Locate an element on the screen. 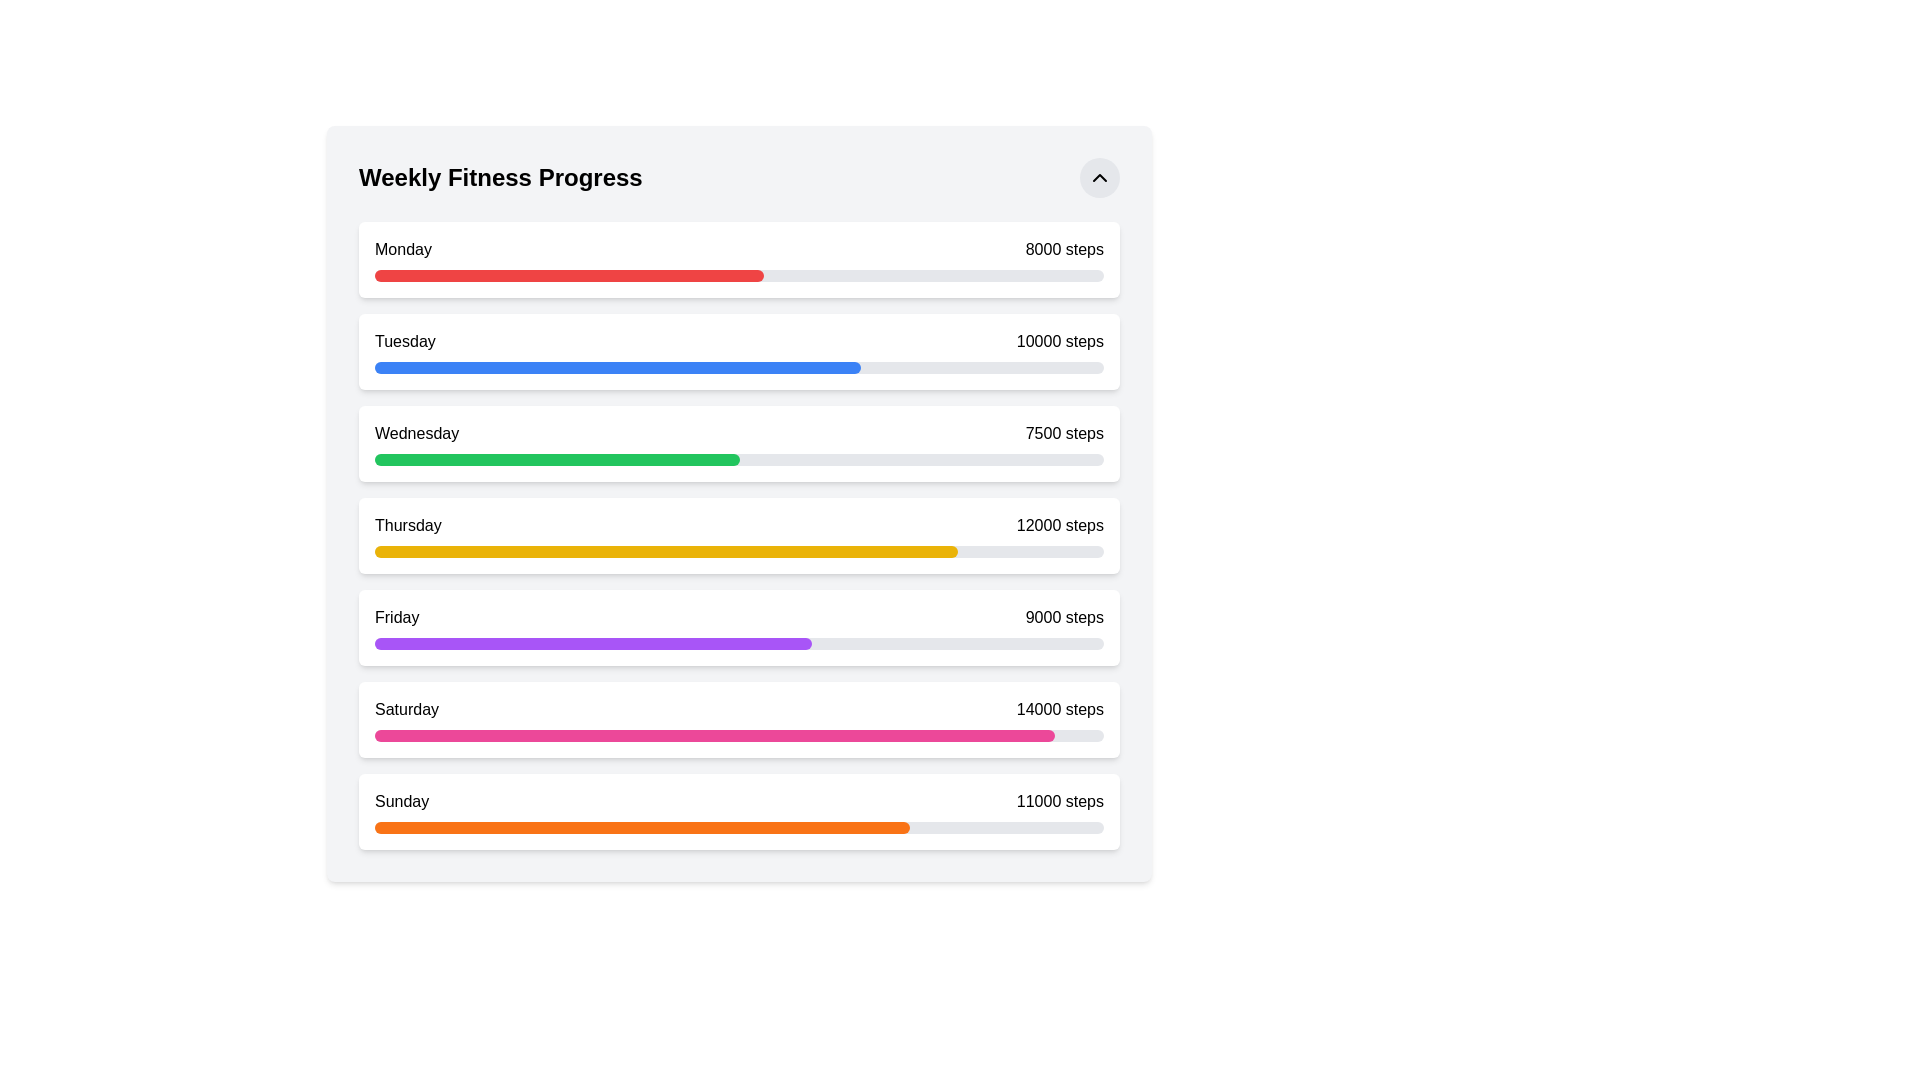 This screenshot has width=1920, height=1080. the 'Tuesday' label in the weekly progress tracker interface, which indicates the day of the week and is left-aligned in its row is located at coordinates (404, 341).